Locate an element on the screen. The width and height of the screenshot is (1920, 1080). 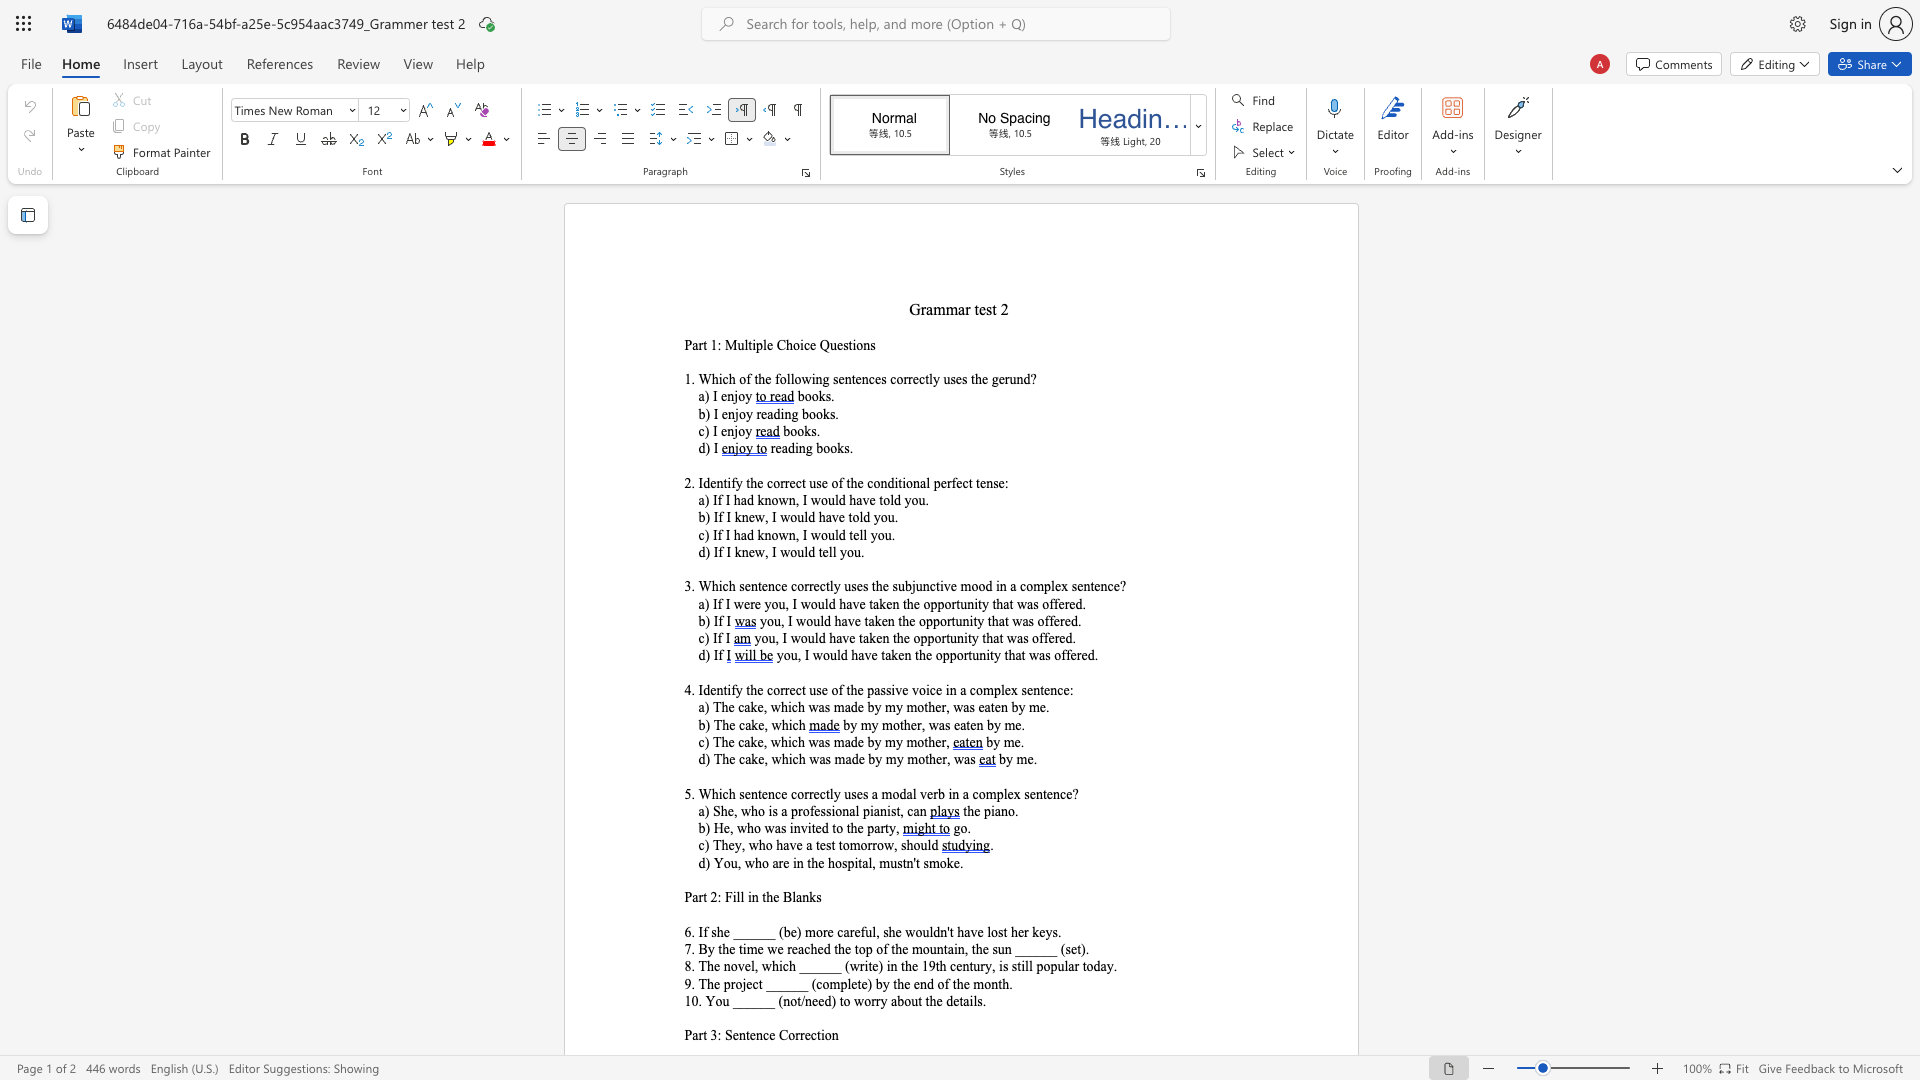
the subset text ") The cake, wh" within the text "c) The cake, which was made by my mother," is located at coordinates (704, 742).